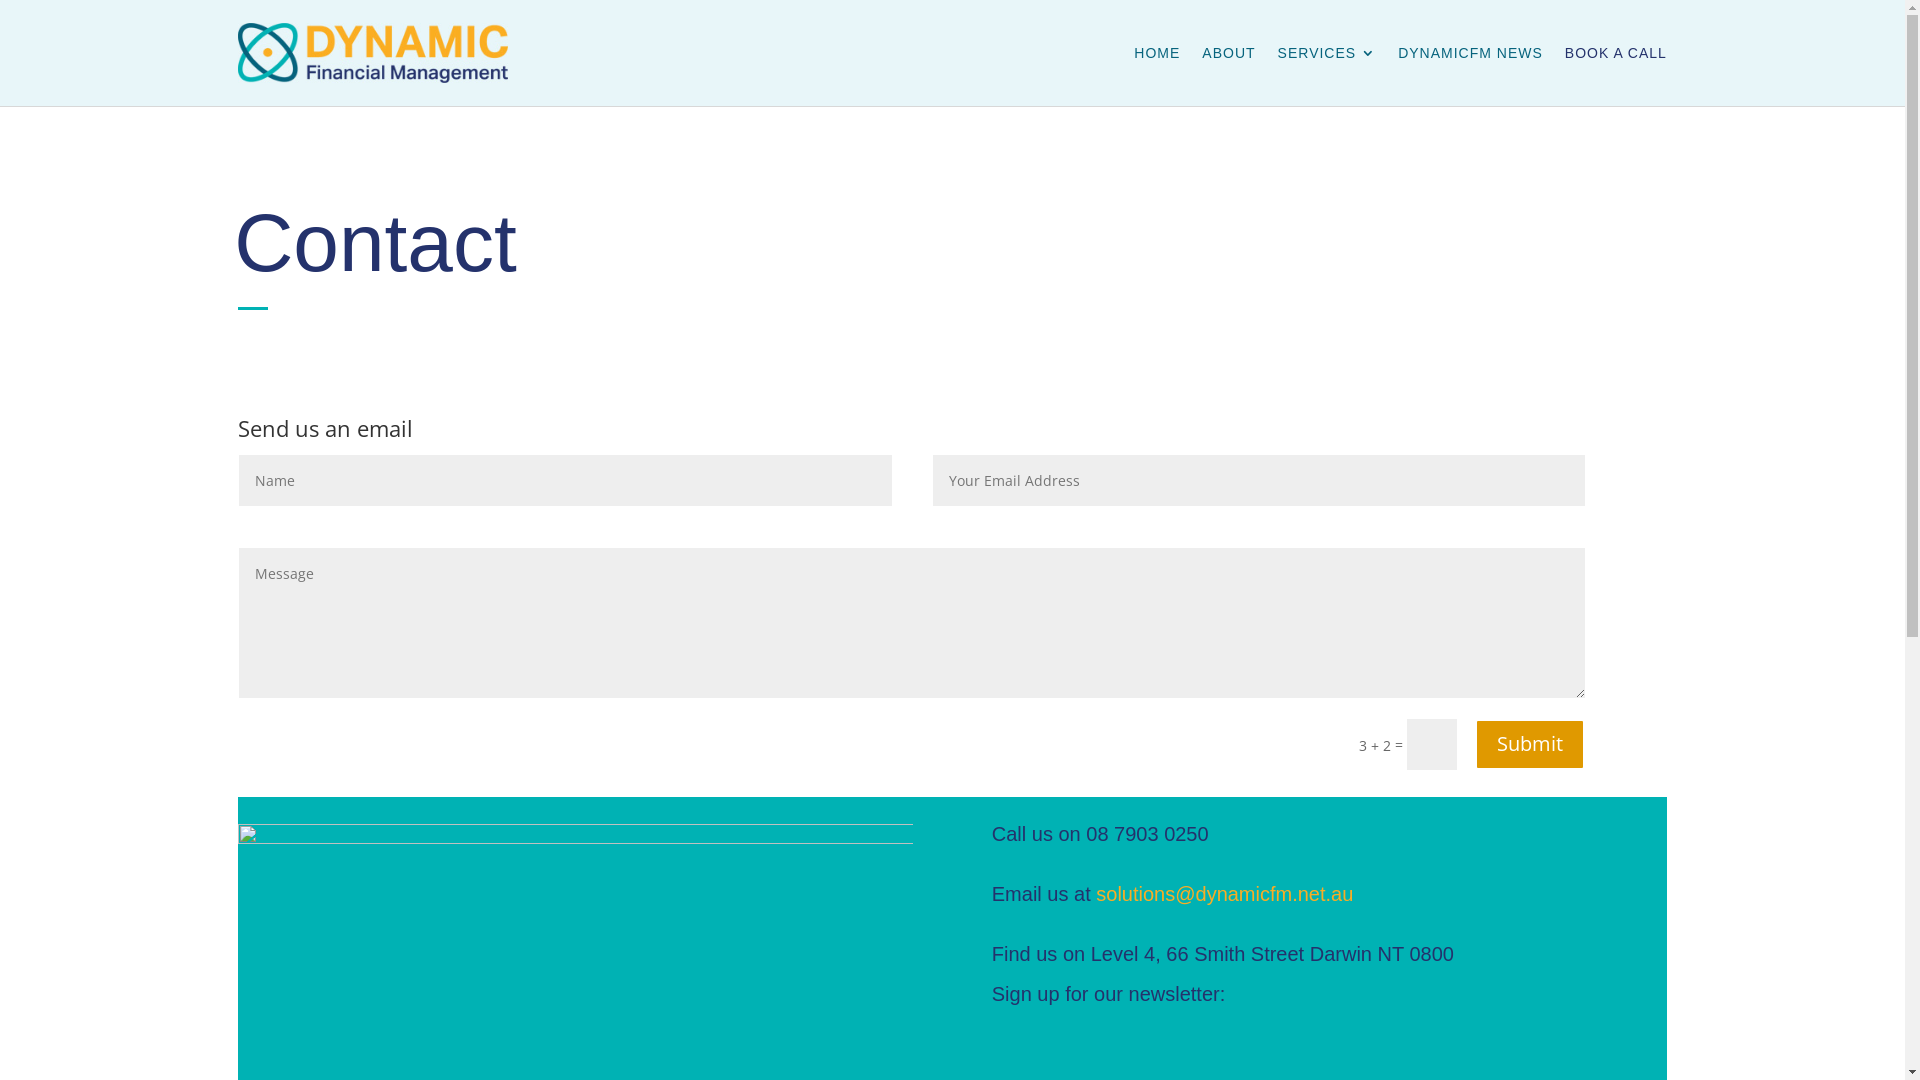  I want to click on 'Submit', so click(1529, 744).